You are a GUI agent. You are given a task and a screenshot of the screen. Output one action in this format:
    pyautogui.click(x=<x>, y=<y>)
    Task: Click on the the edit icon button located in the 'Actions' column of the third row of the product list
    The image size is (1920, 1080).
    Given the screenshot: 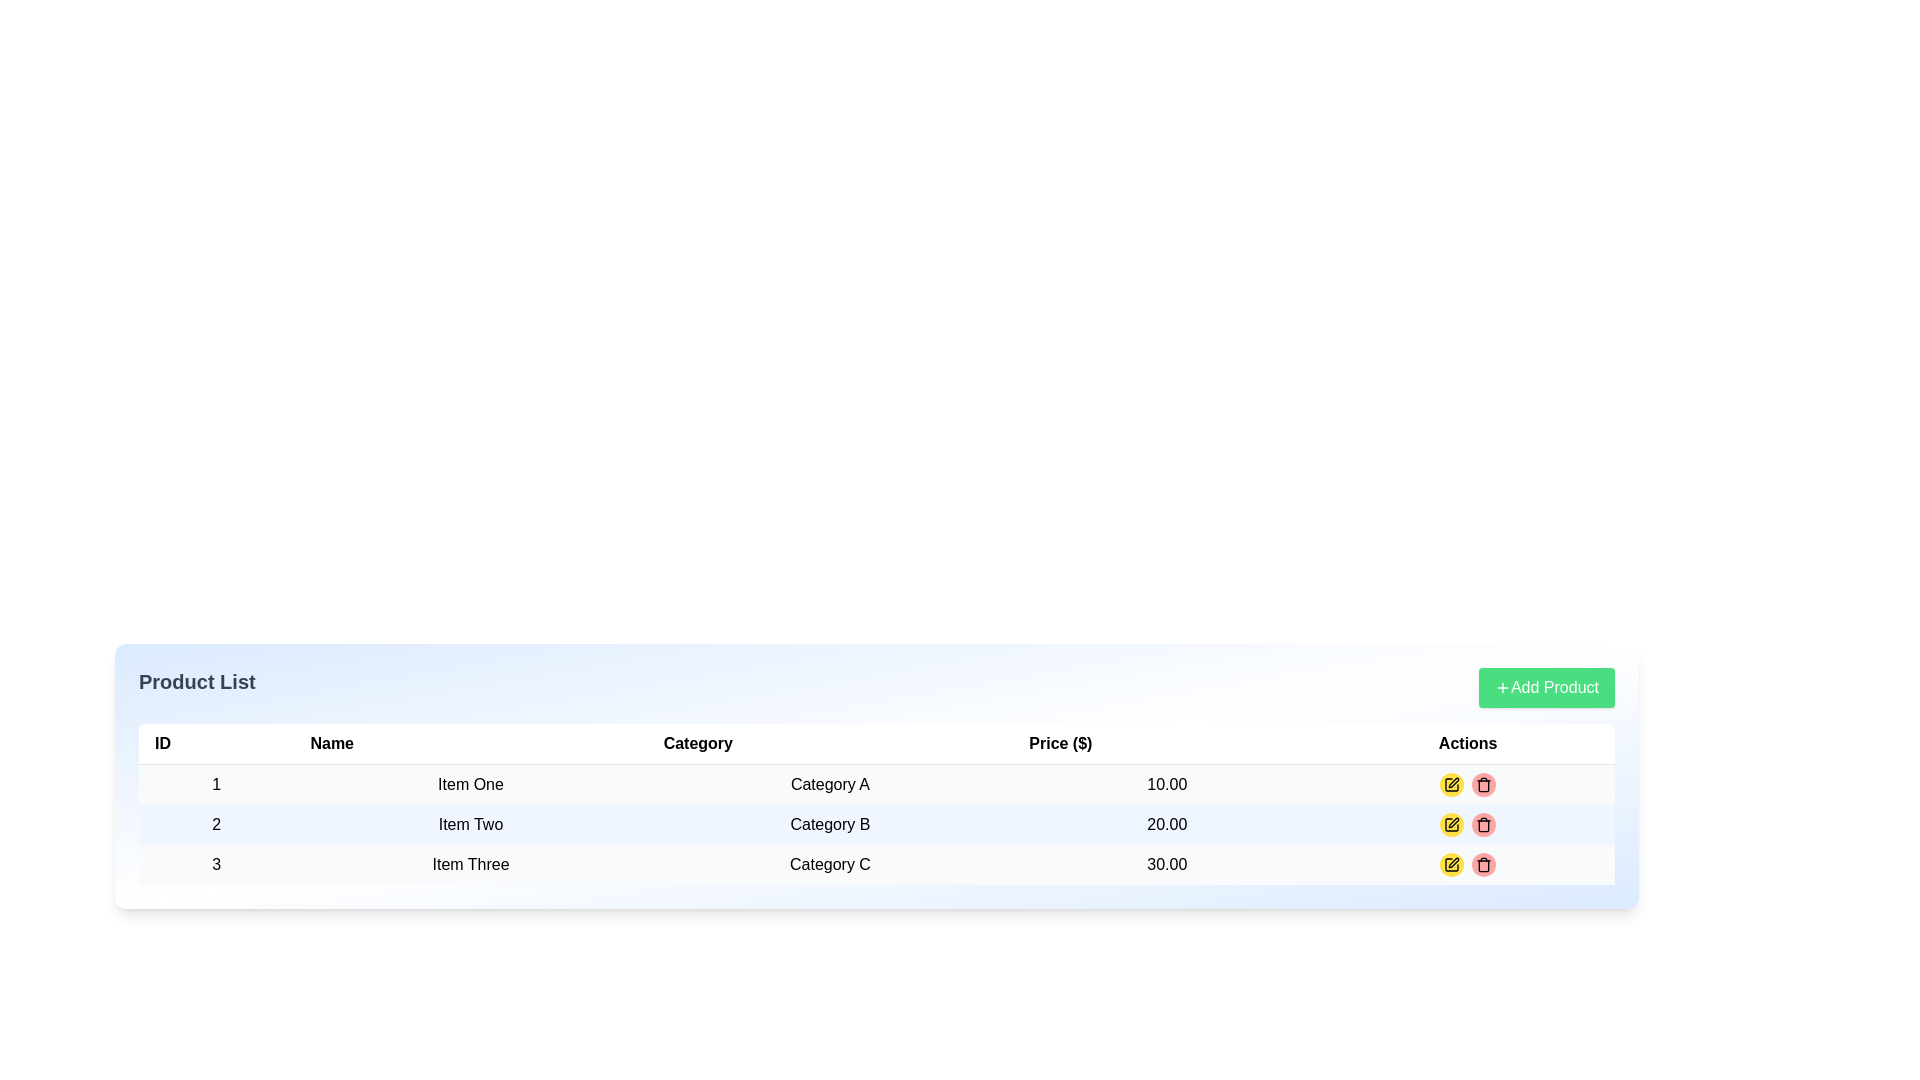 What is the action you would take?
    pyautogui.click(x=1452, y=784)
    